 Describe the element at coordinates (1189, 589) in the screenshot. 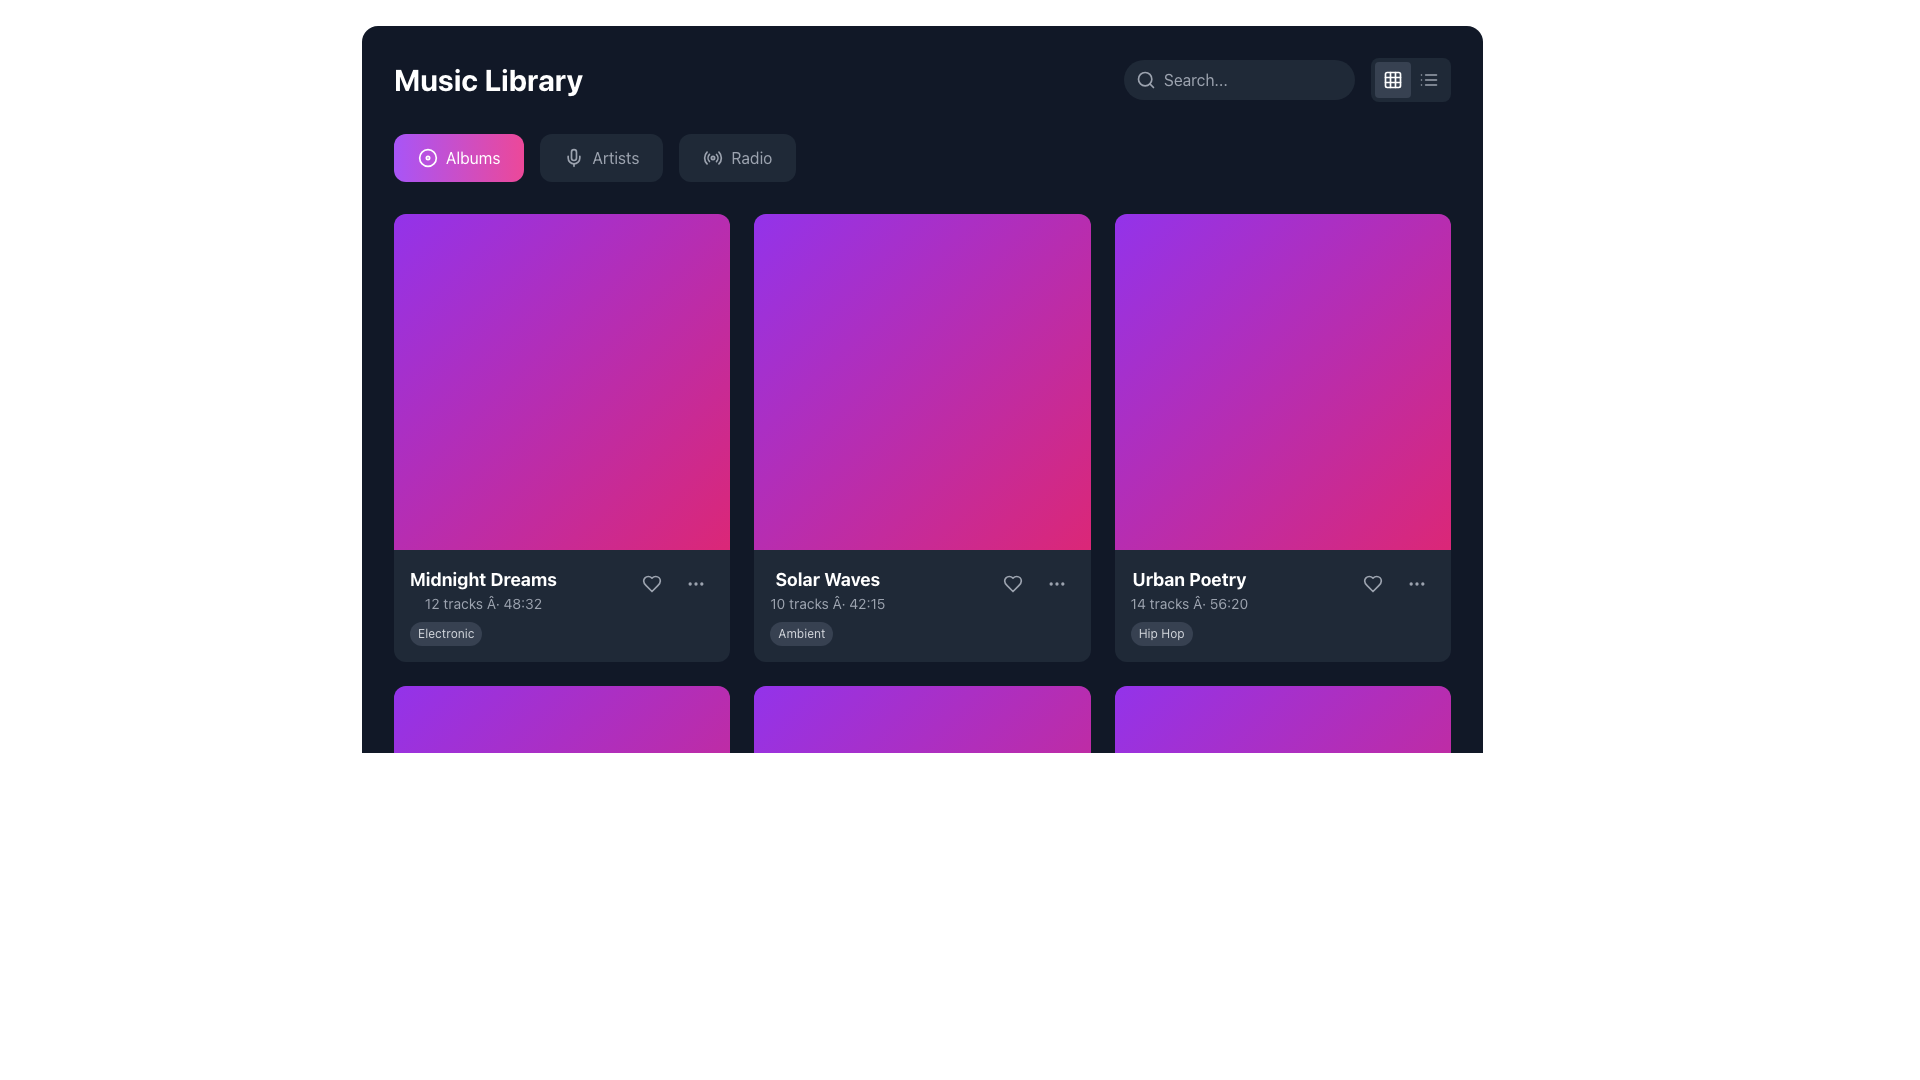

I see `text displayed as 'Urban Poetry' with the subtitle '14 tracks • 56:20' located on the third album or playlist card in the top row` at that location.